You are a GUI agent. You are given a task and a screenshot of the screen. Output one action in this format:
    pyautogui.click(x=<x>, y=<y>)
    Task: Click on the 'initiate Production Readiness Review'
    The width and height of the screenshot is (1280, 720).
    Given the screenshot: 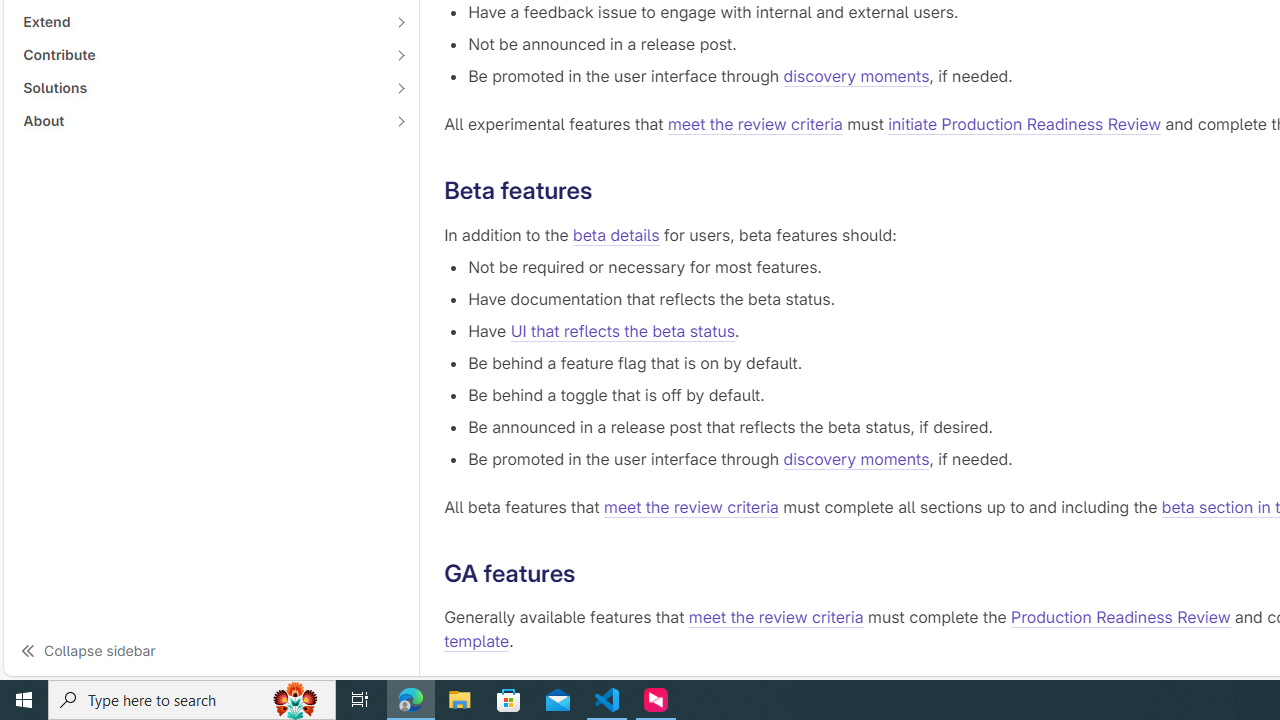 What is the action you would take?
    pyautogui.click(x=1025, y=124)
    